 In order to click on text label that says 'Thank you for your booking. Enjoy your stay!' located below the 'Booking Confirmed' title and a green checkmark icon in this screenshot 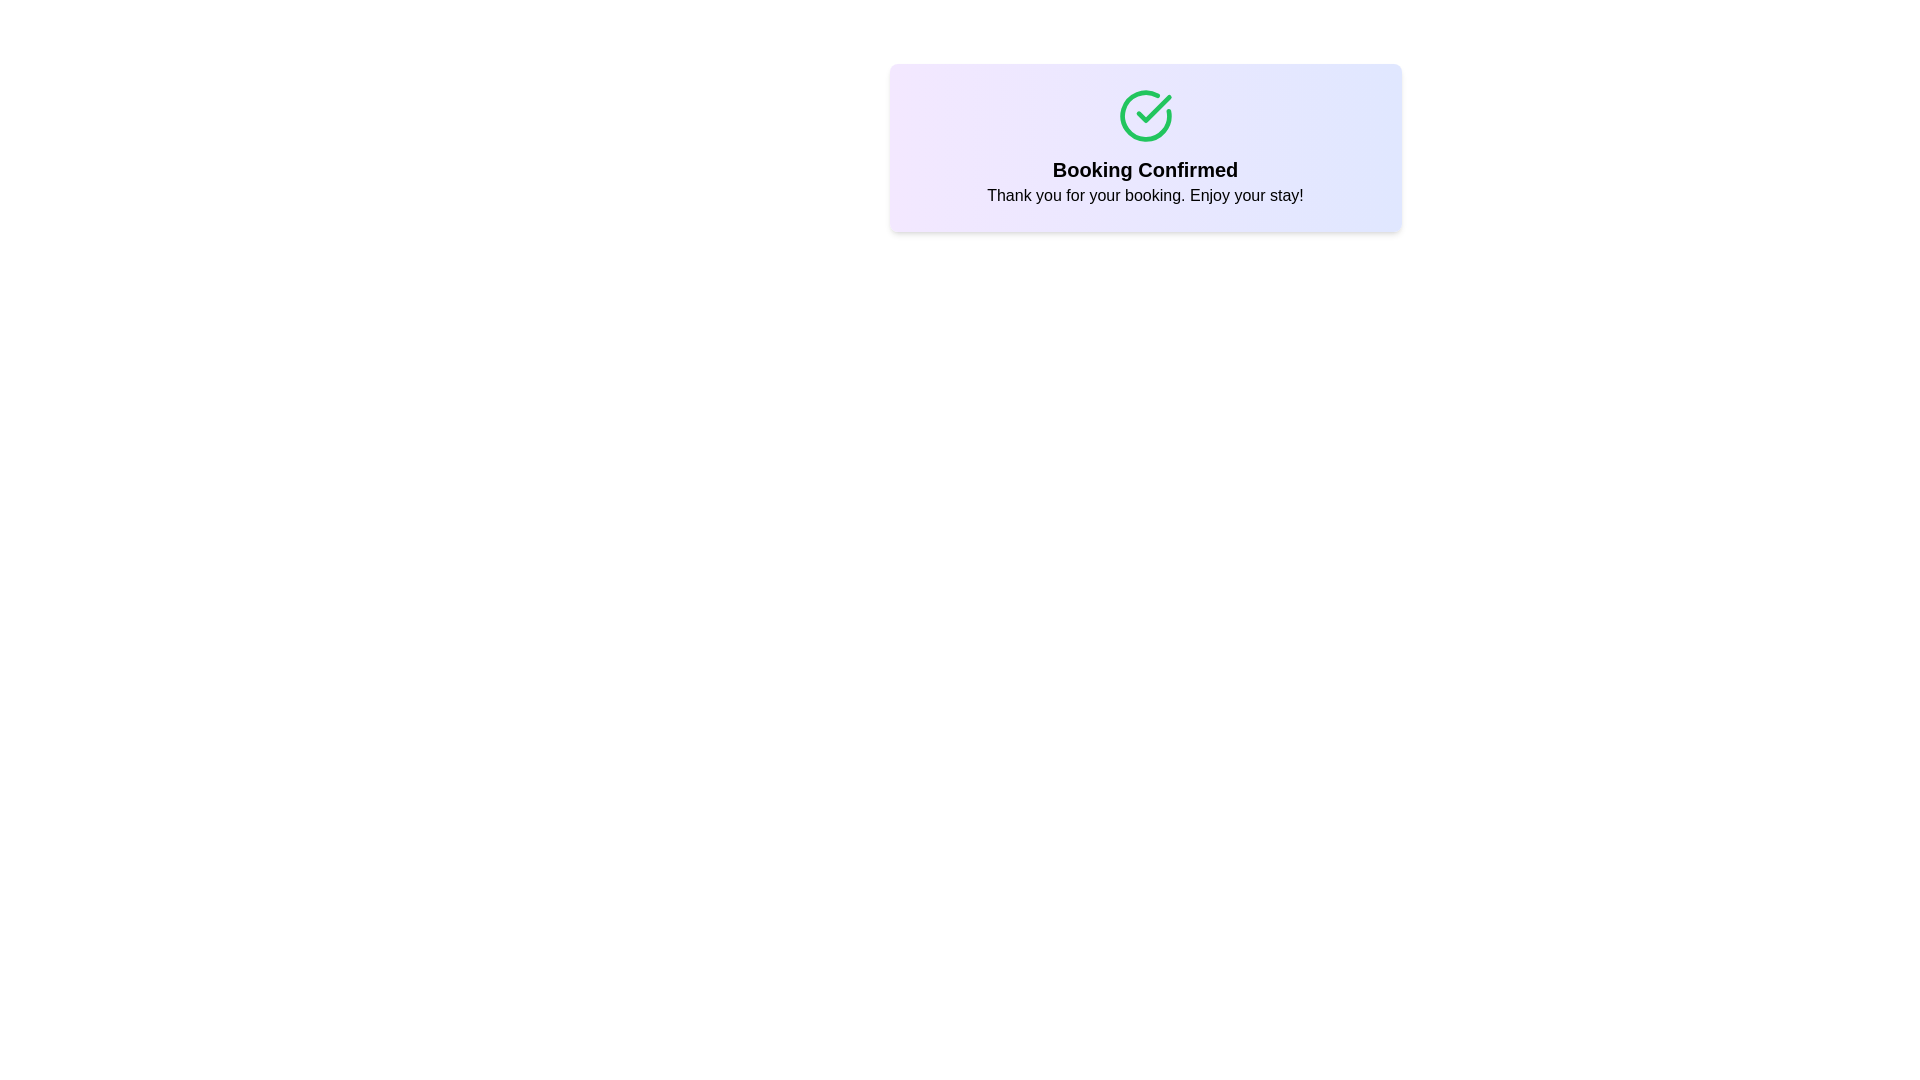, I will do `click(1145, 196)`.